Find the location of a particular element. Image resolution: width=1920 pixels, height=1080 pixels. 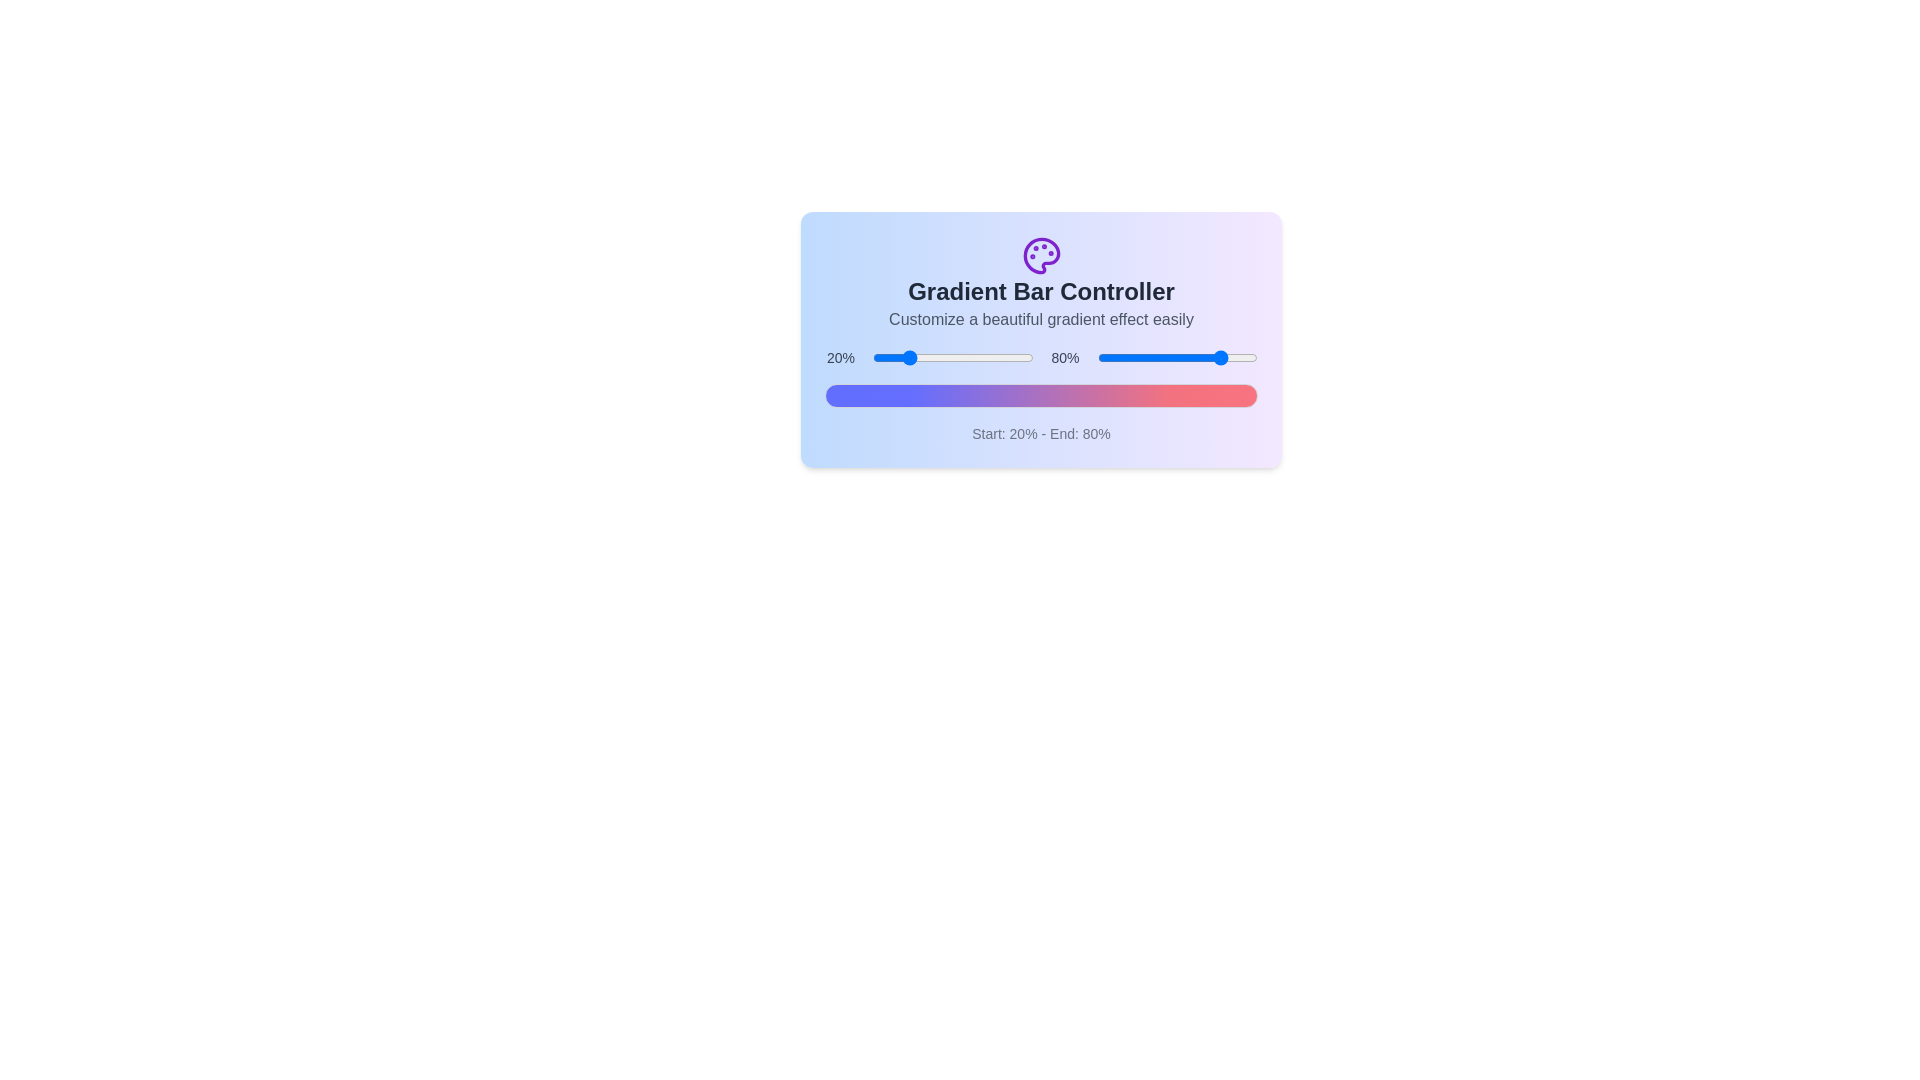

the start percentage slider to 59% is located at coordinates (967, 357).